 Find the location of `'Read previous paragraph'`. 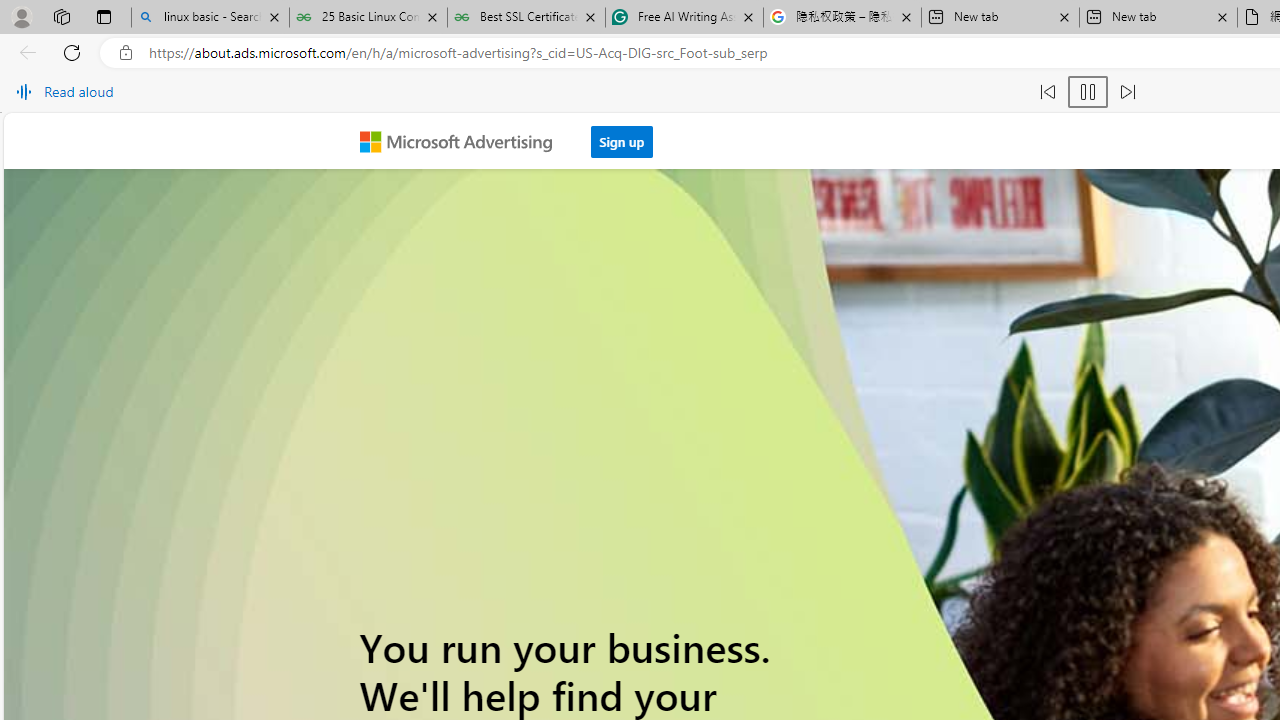

'Read previous paragraph' is located at coordinates (1047, 92).